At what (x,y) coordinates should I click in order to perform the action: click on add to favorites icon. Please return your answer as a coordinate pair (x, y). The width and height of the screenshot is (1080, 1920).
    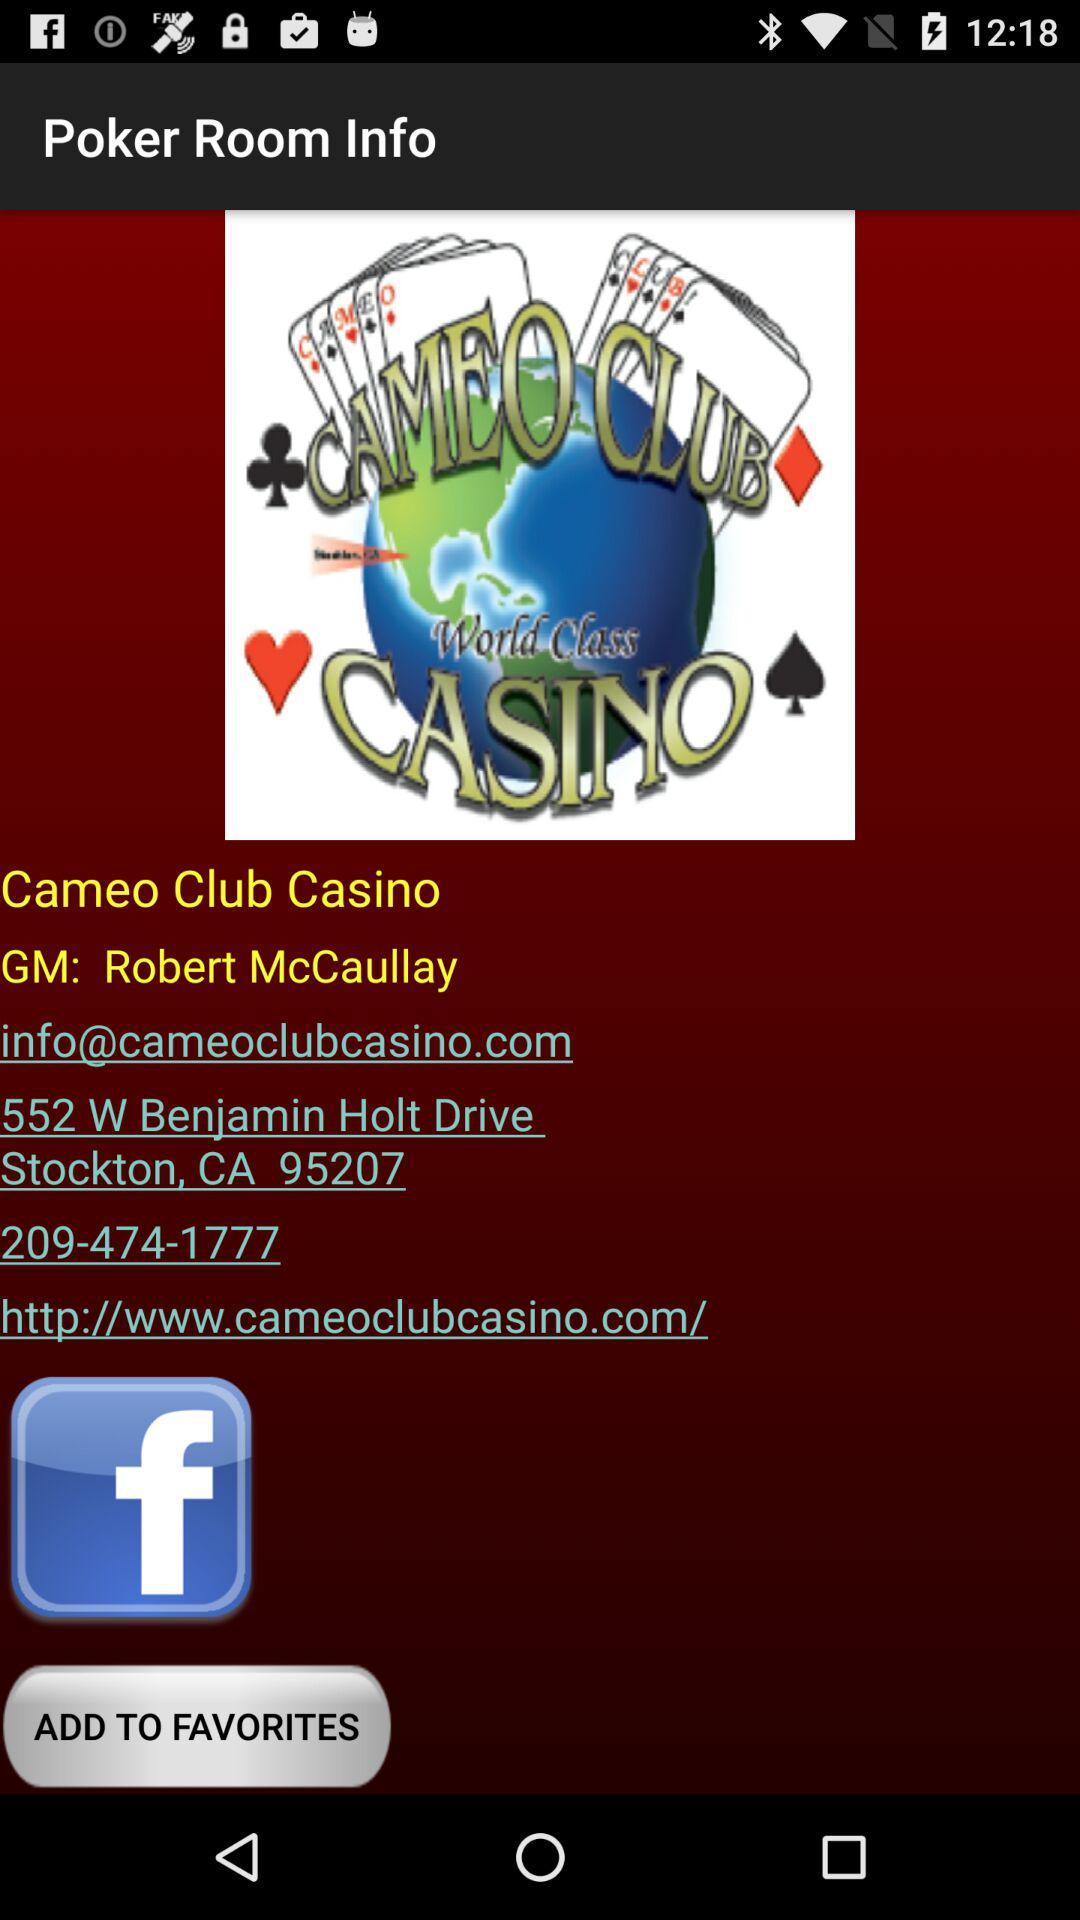
    Looking at the image, I should click on (196, 1725).